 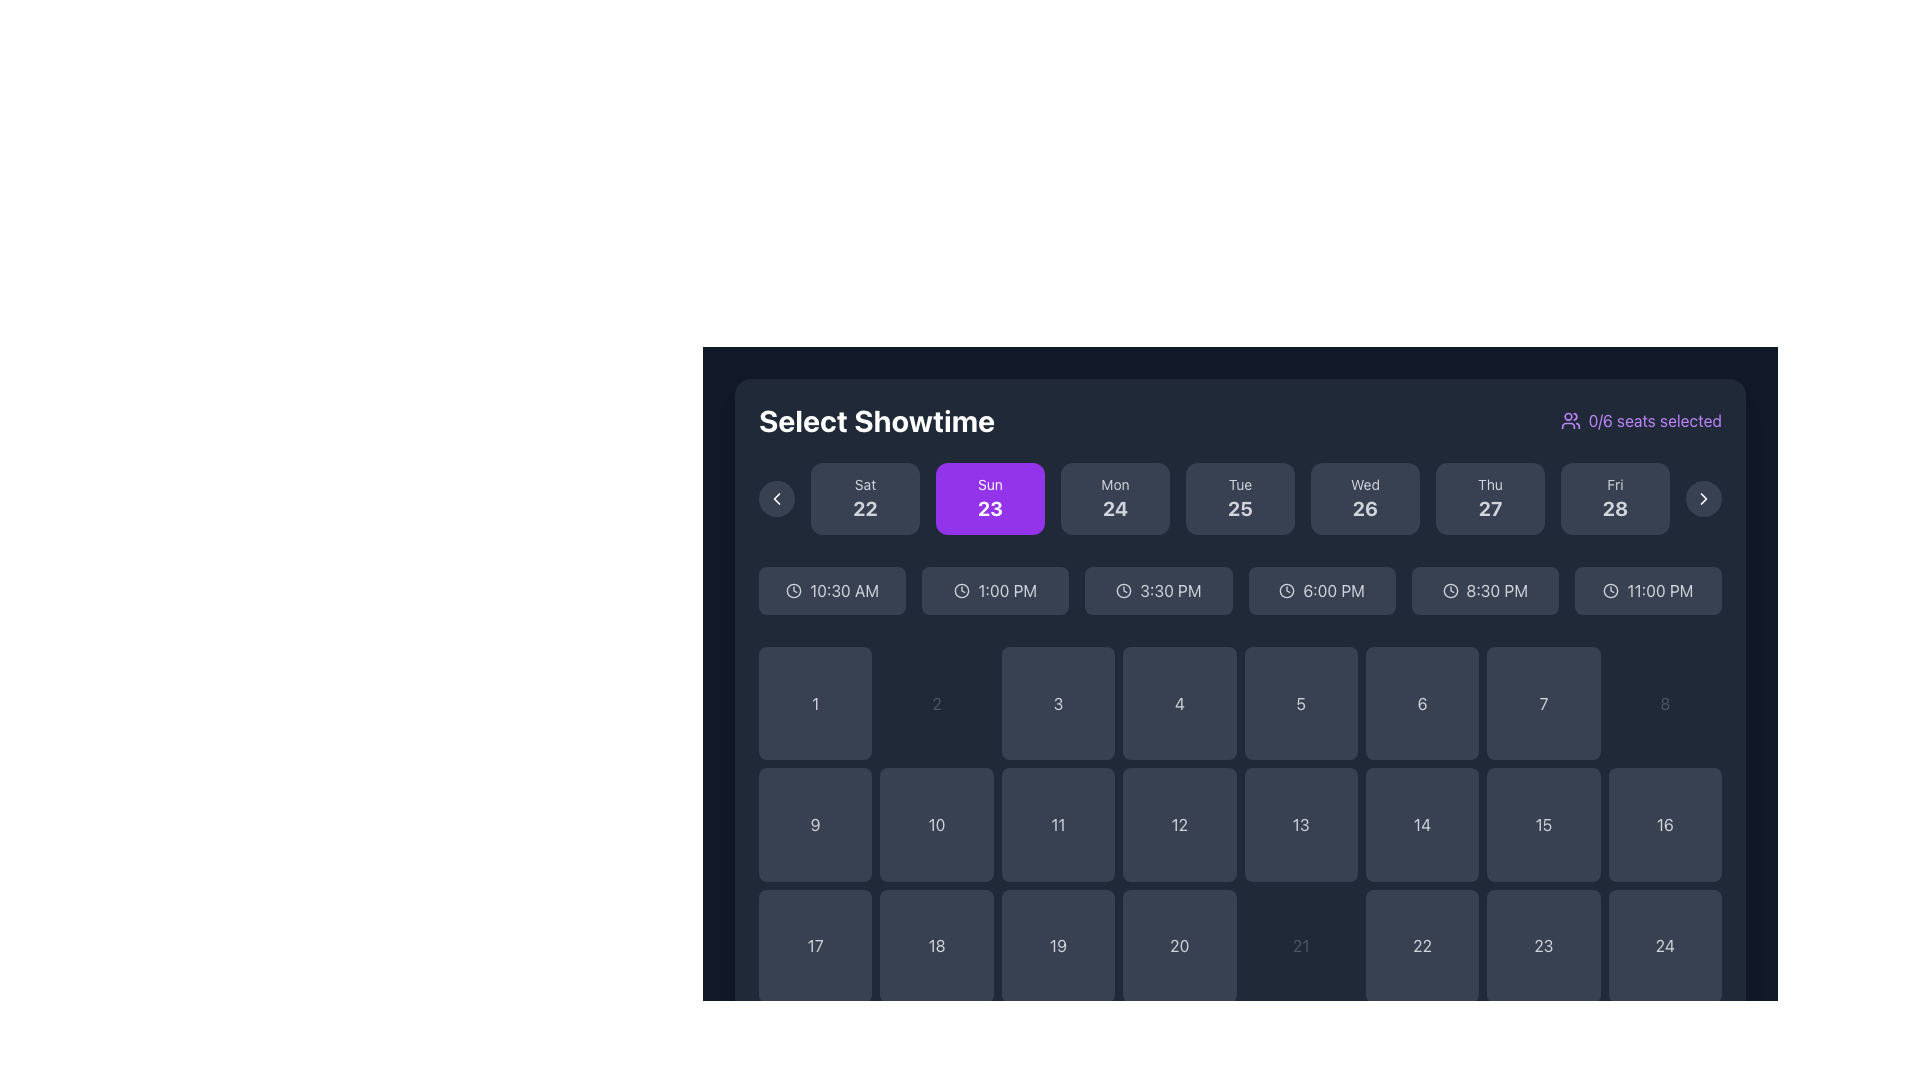 What do you see at coordinates (1611, 589) in the screenshot?
I see `the SVG circle element that is part of the clock icon, located in the 11:00 PM time slot section` at bounding box center [1611, 589].